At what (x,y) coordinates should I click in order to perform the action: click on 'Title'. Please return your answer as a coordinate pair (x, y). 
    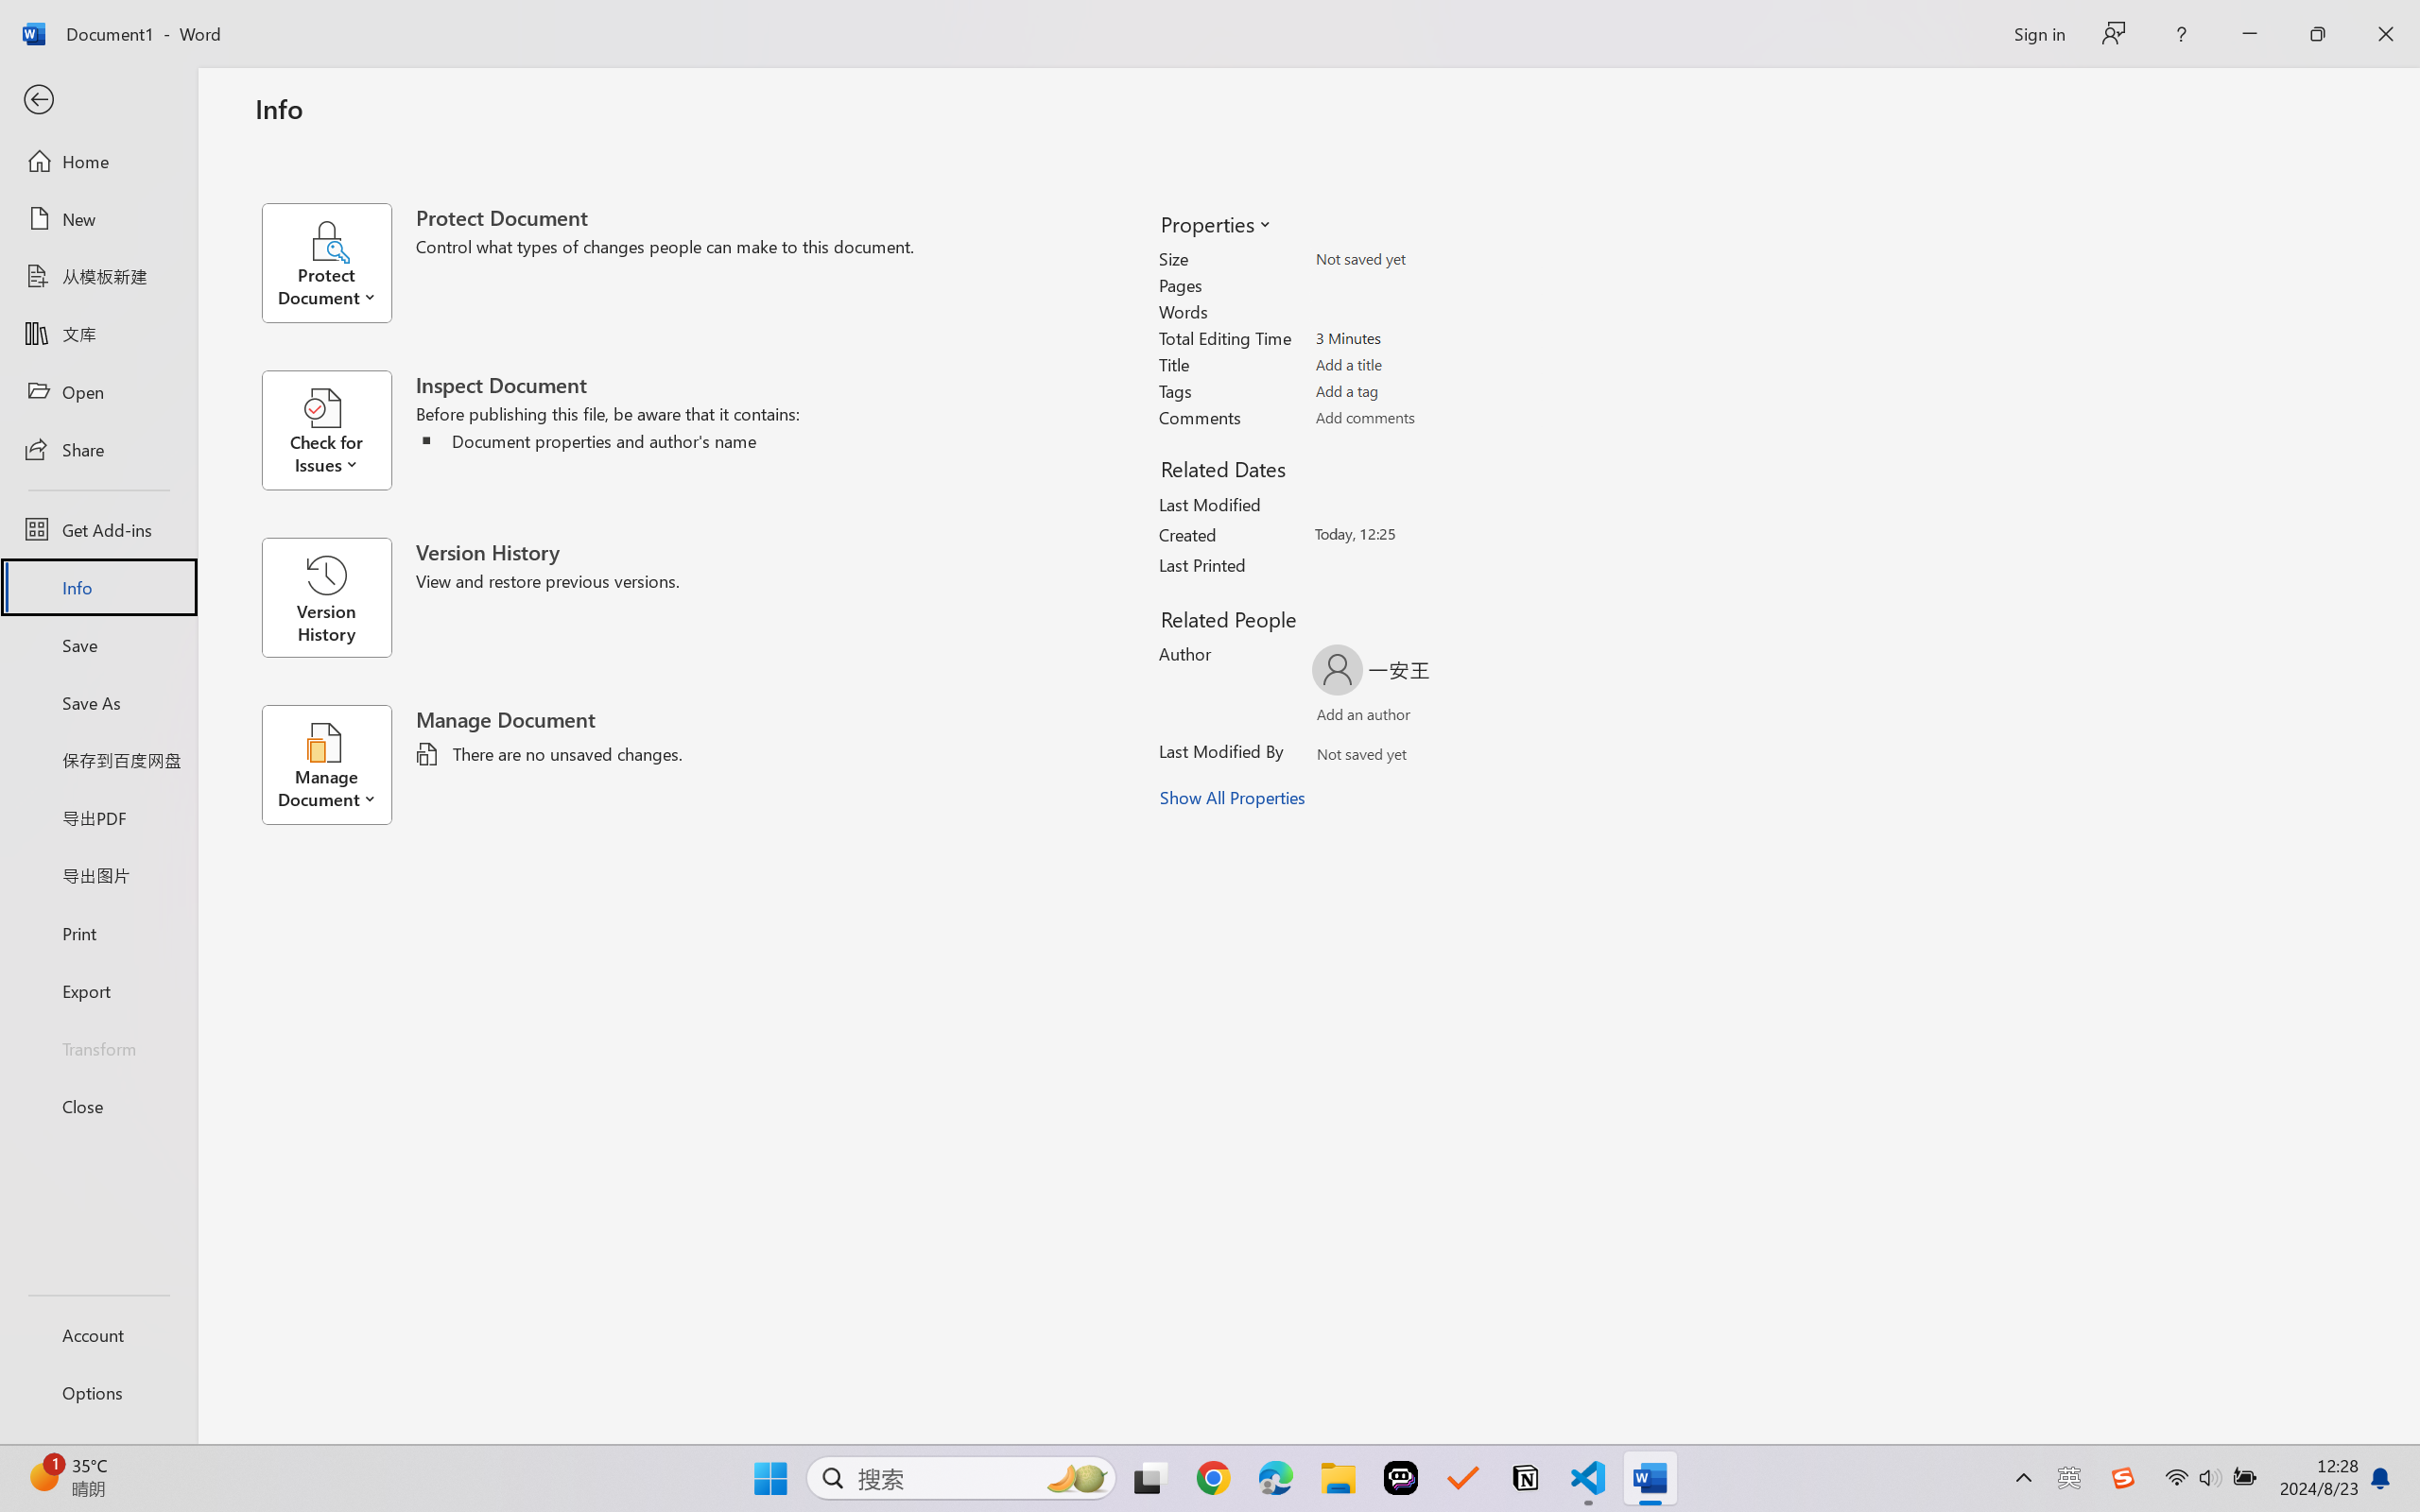
    Looking at the image, I should click on (1426, 364).